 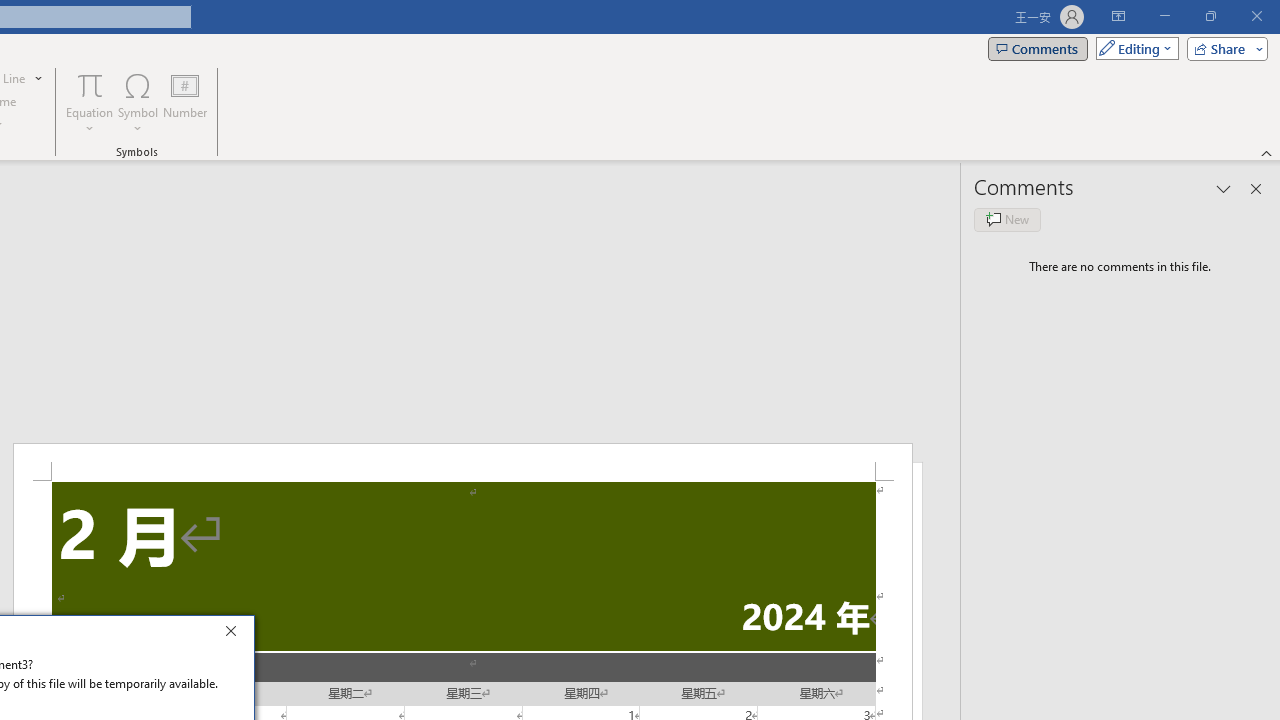 What do you see at coordinates (89, 103) in the screenshot?
I see `'Equation'` at bounding box center [89, 103].